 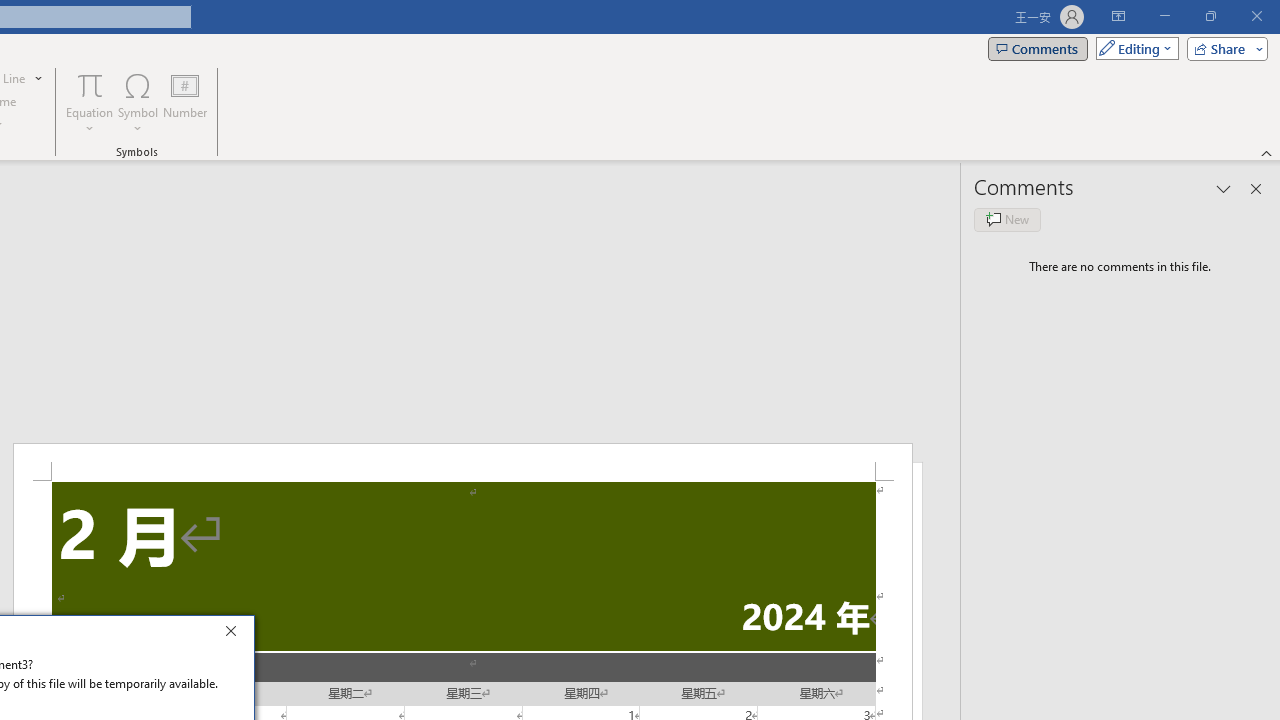 What do you see at coordinates (89, 103) in the screenshot?
I see `'Equation'` at bounding box center [89, 103].